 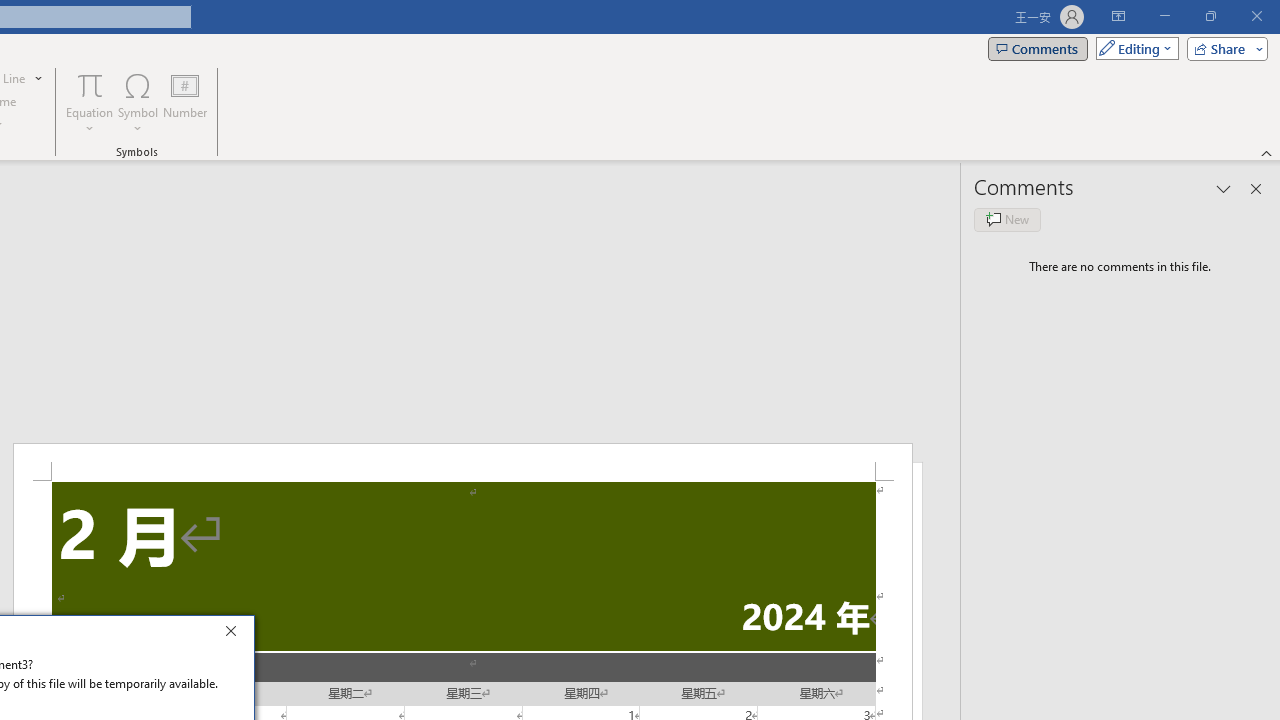 What do you see at coordinates (89, 103) in the screenshot?
I see `'Equation'` at bounding box center [89, 103].